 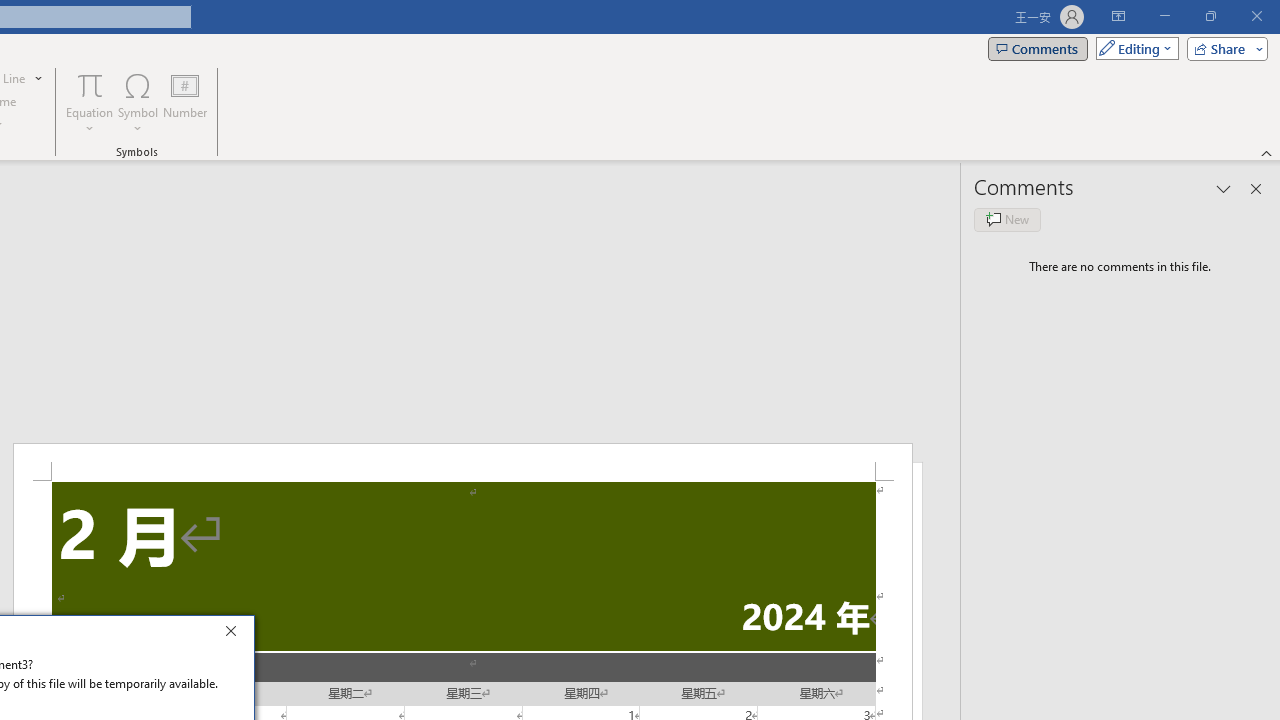 What do you see at coordinates (89, 103) in the screenshot?
I see `'Equation'` at bounding box center [89, 103].